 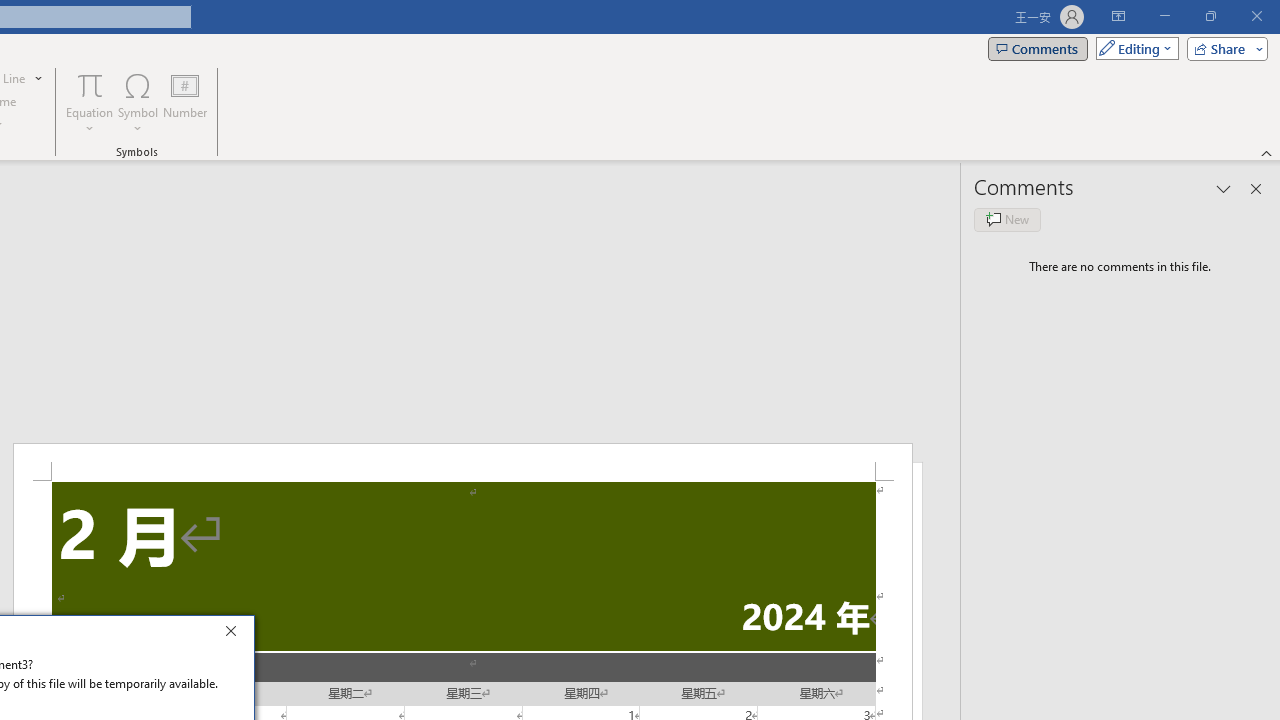 What do you see at coordinates (89, 103) in the screenshot?
I see `'Equation'` at bounding box center [89, 103].